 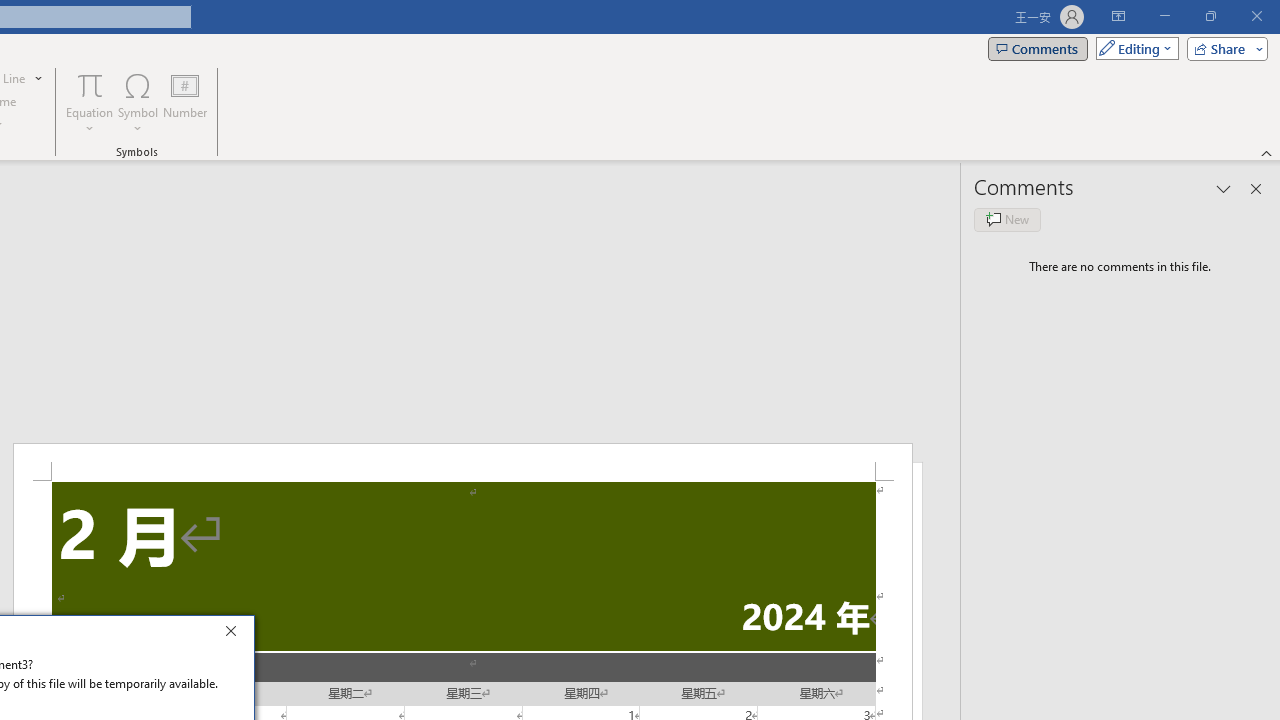 What do you see at coordinates (89, 103) in the screenshot?
I see `'Equation'` at bounding box center [89, 103].